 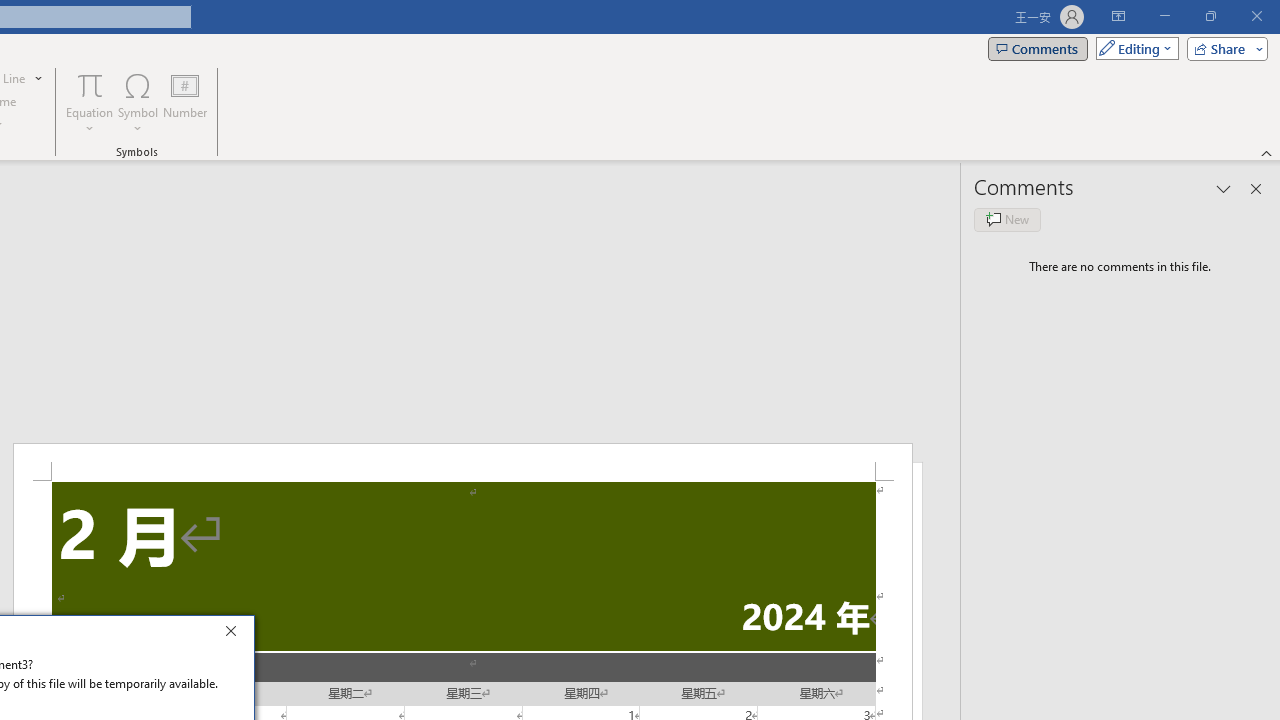 What do you see at coordinates (89, 103) in the screenshot?
I see `'Equation'` at bounding box center [89, 103].